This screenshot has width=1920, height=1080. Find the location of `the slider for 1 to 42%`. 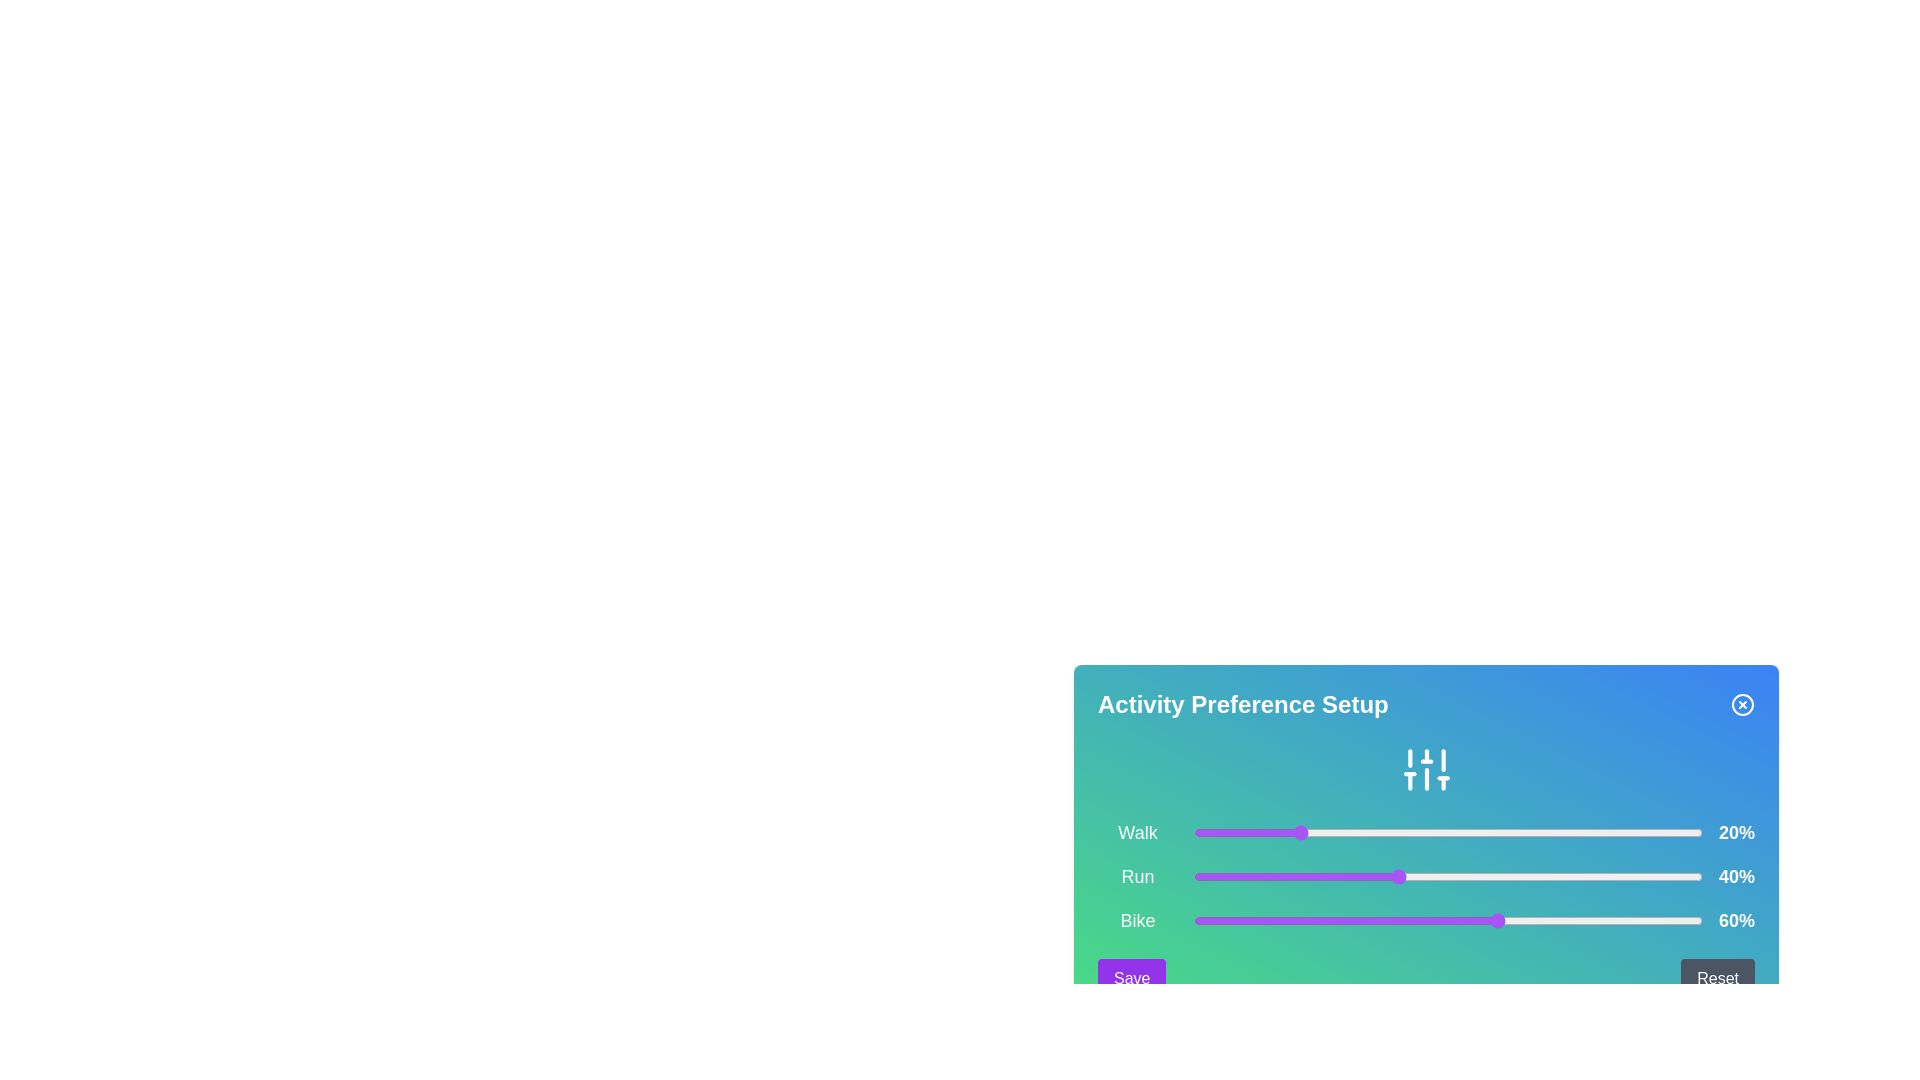

the slider for 1 to 42% is located at coordinates (1406, 875).